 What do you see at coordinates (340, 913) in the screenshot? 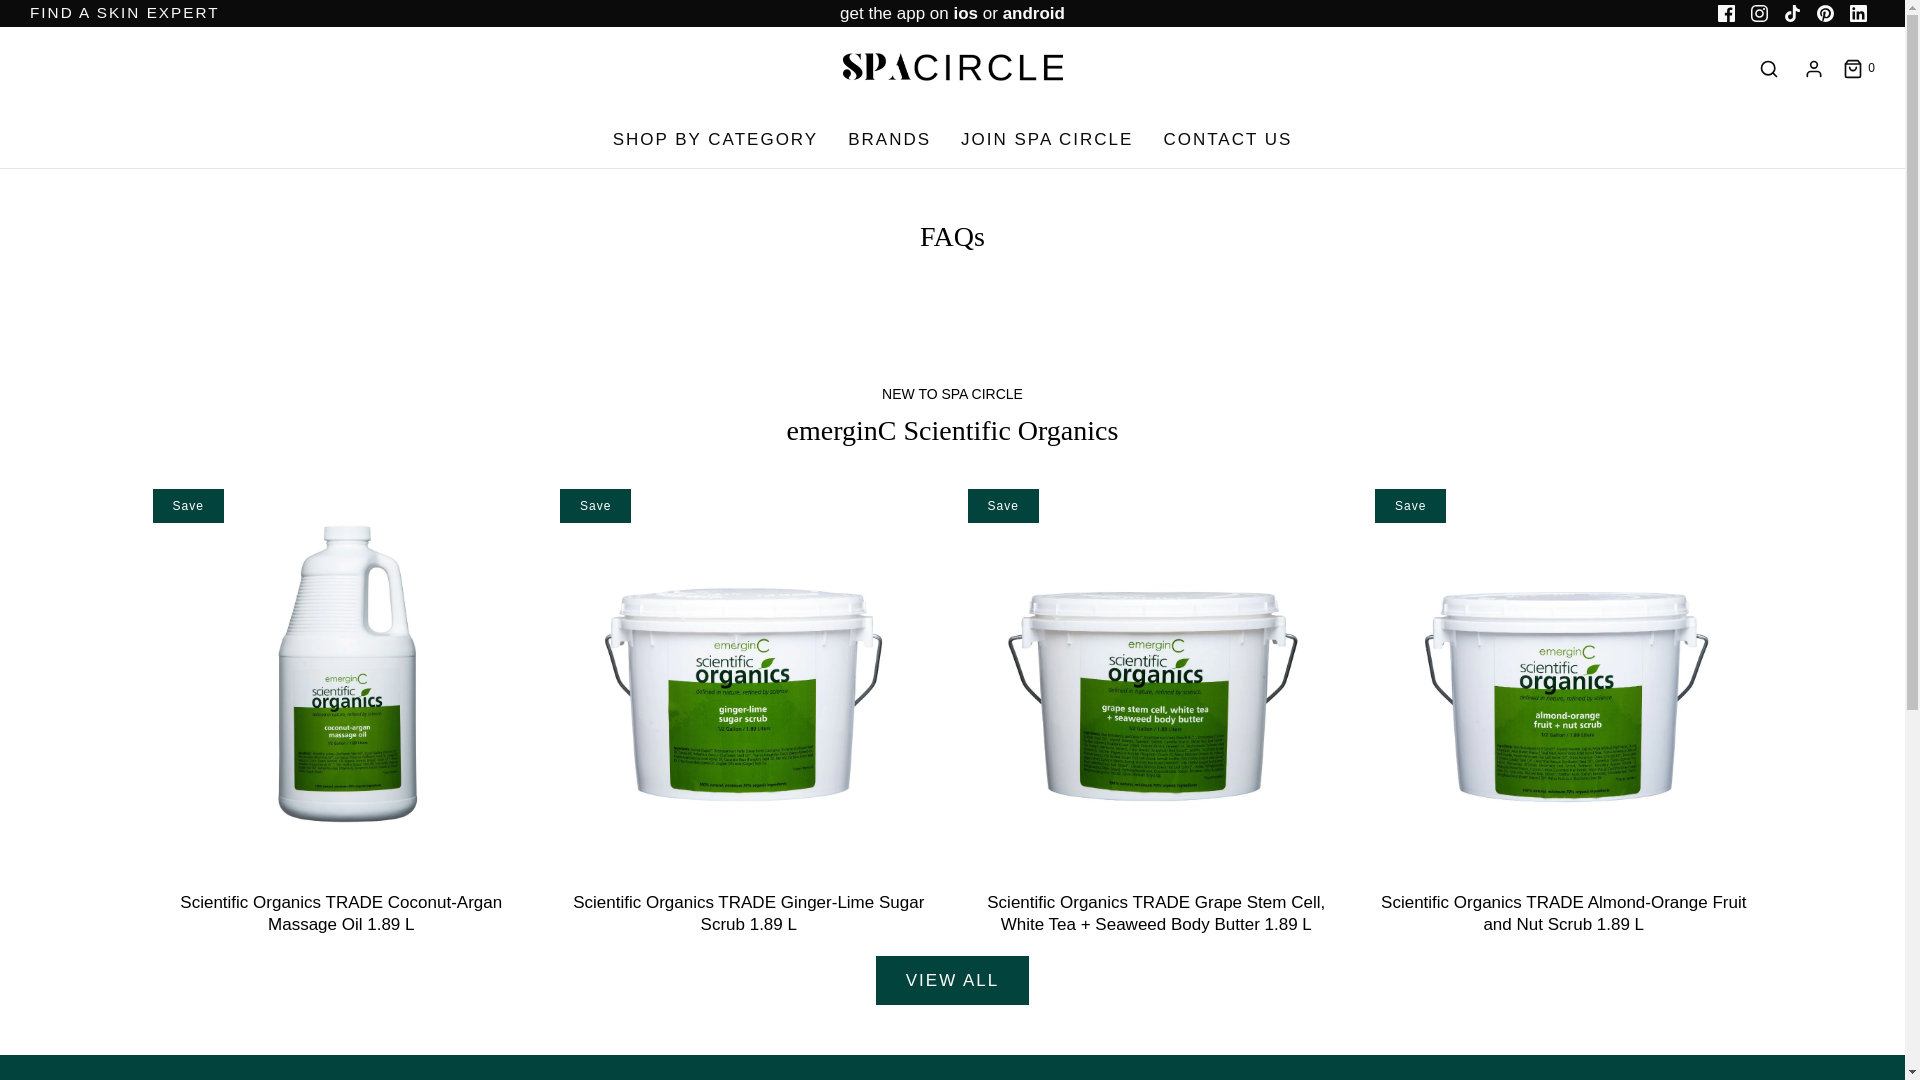
I see `'Scientific Organics TRADE Coconut-Argan Massage Oil 1.89 L'` at bounding box center [340, 913].